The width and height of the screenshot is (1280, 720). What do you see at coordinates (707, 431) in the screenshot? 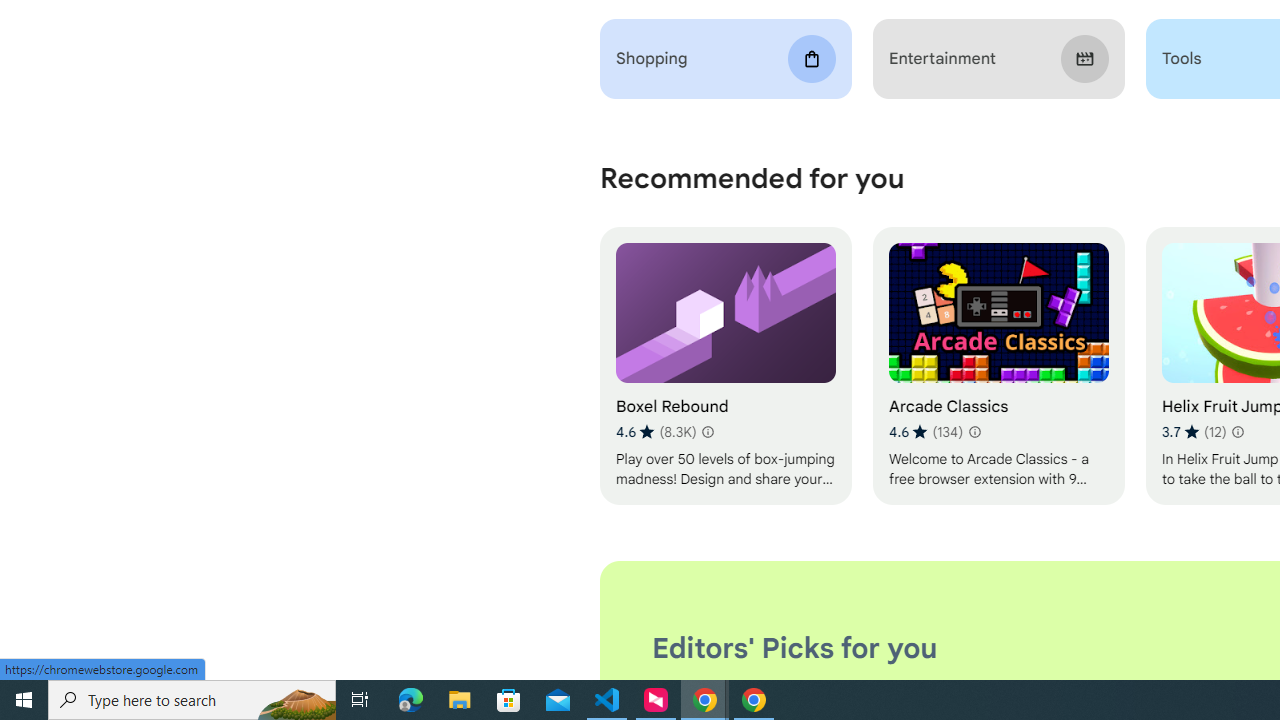
I see `'Learn more about results and reviews "Boxel Rebound"'` at bounding box center [707, 431].